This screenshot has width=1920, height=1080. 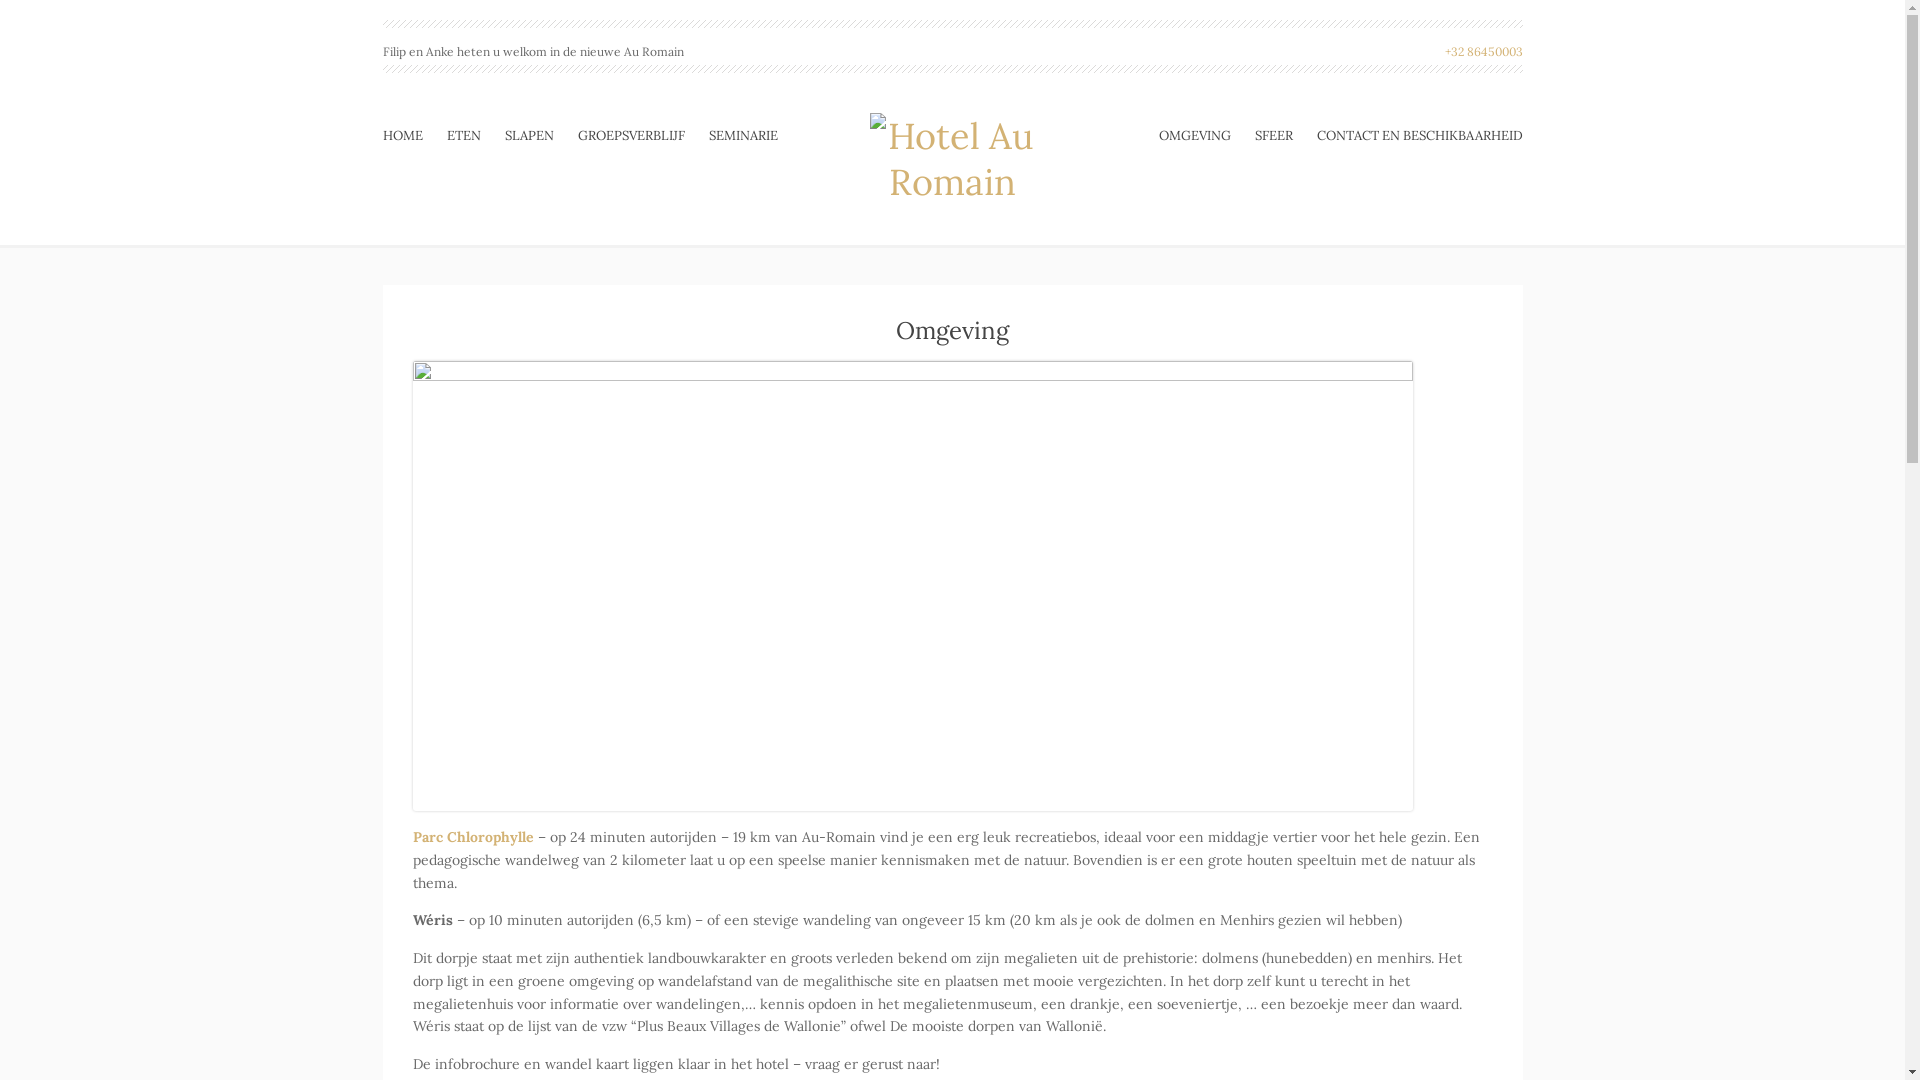 I want to click on 'SEMINARIE', so click(x=735, y=135).